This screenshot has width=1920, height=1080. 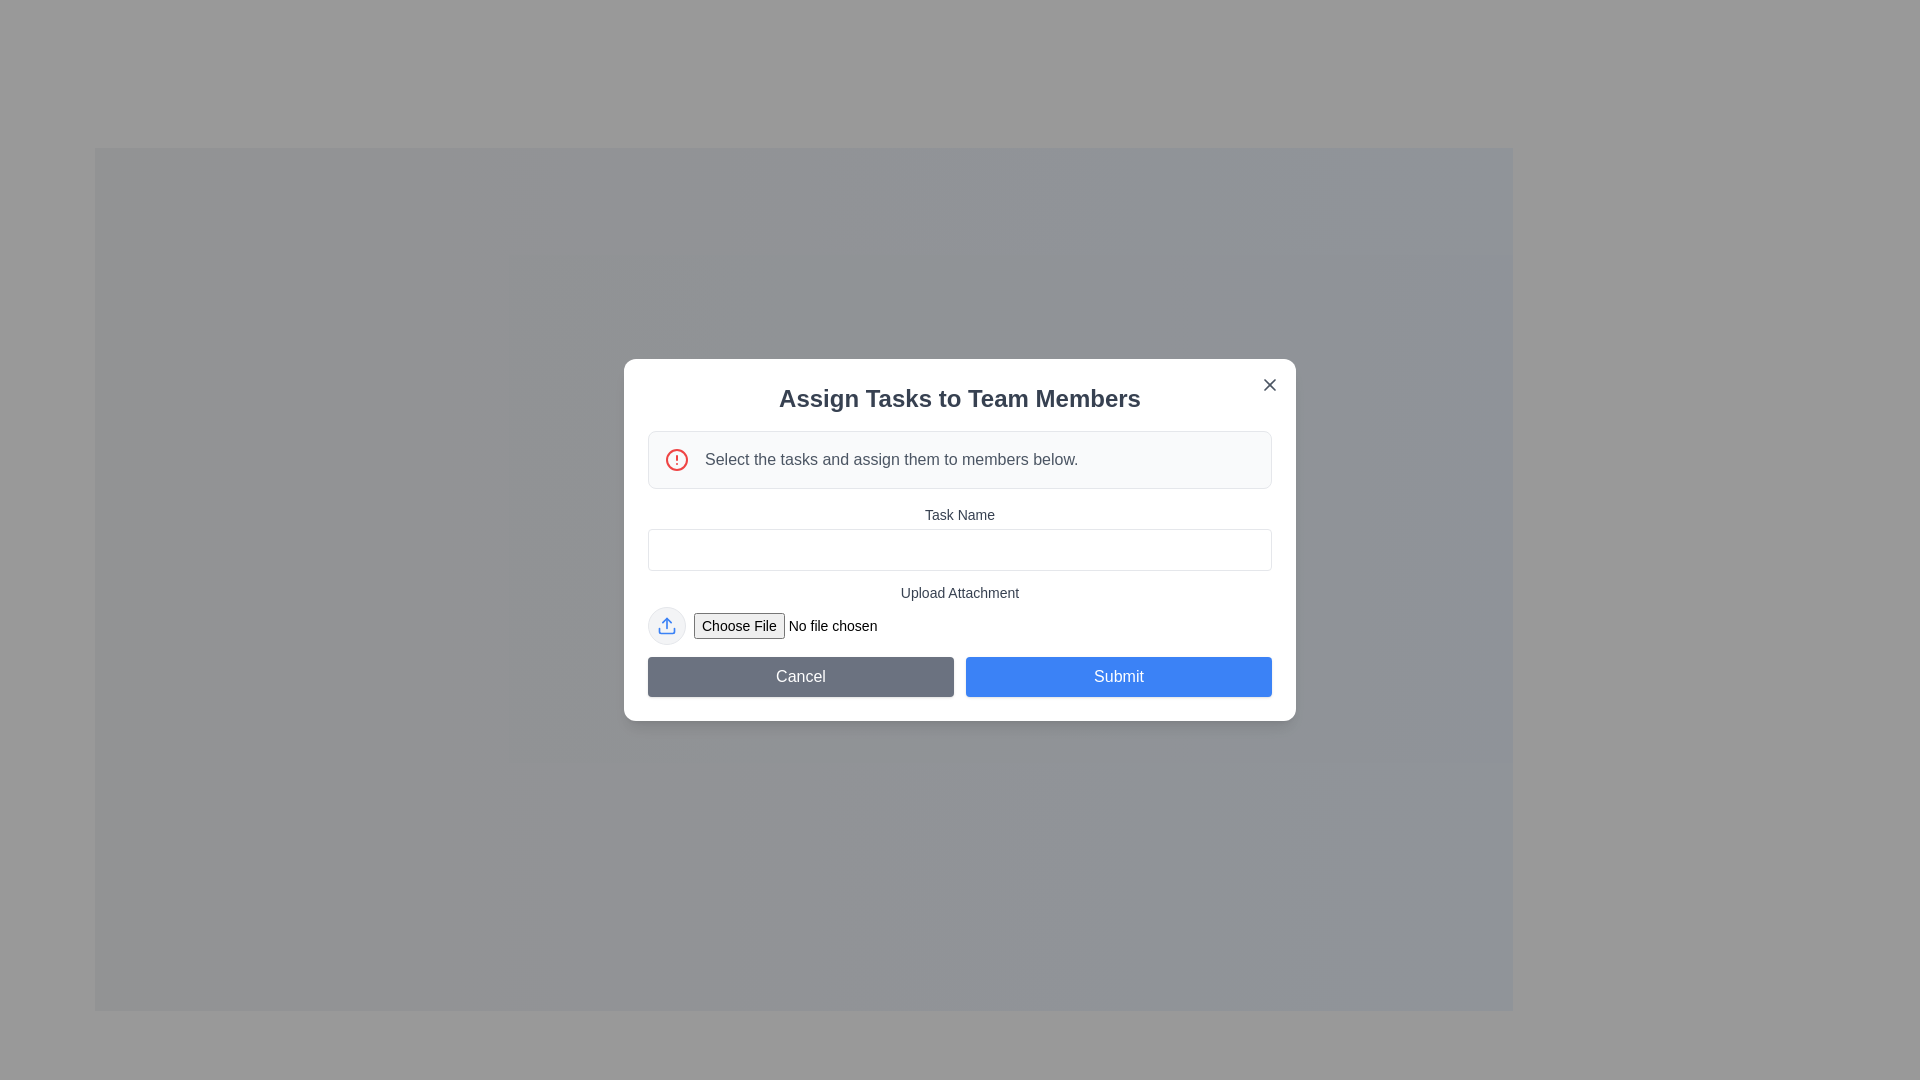 I want to click on the Text label that indicates users should input the task's name into the text box, which is located centrally above the input field in the modal dialog box, so click(x=960, y=514).